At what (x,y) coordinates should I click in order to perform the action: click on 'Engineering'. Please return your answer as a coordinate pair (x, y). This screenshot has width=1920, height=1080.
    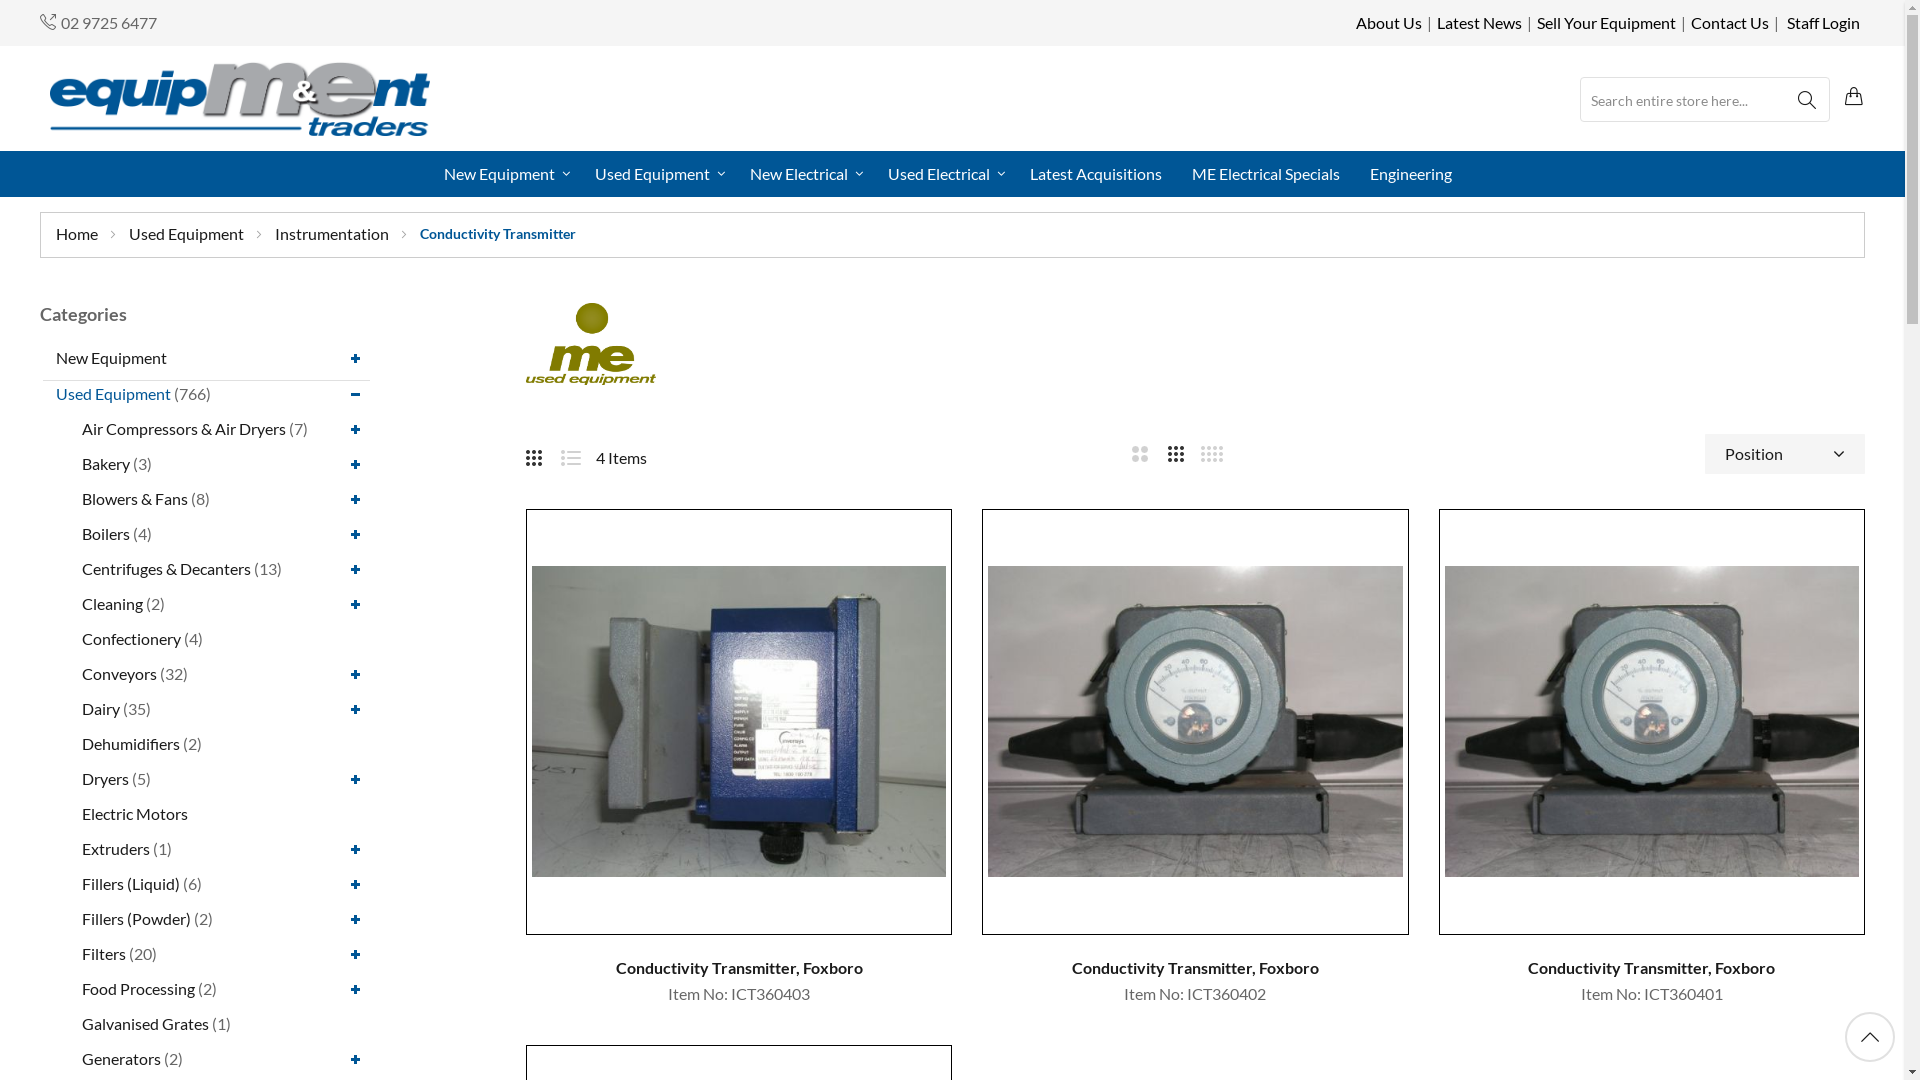
    Looking at the image, I should click on (1359, 172).